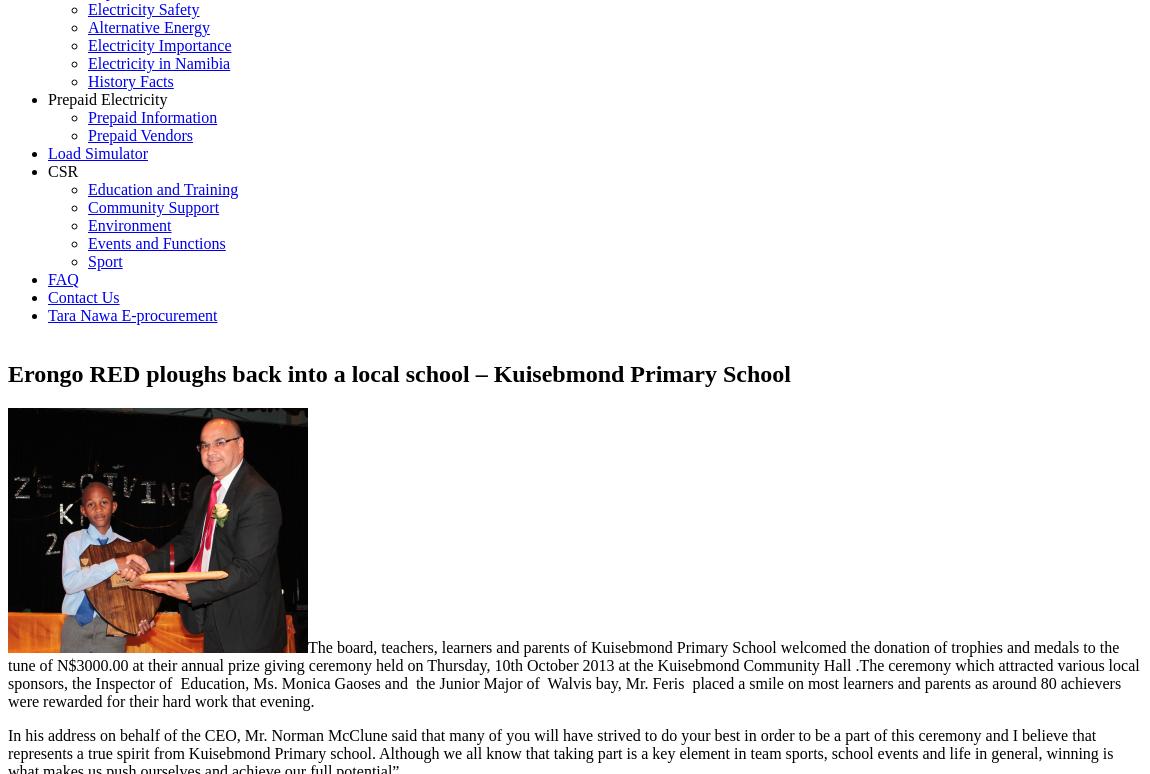  What do you see at coordinates (46, 278) in the screenshot?
I see `'FAQ'` at bounding box center [46, 278].